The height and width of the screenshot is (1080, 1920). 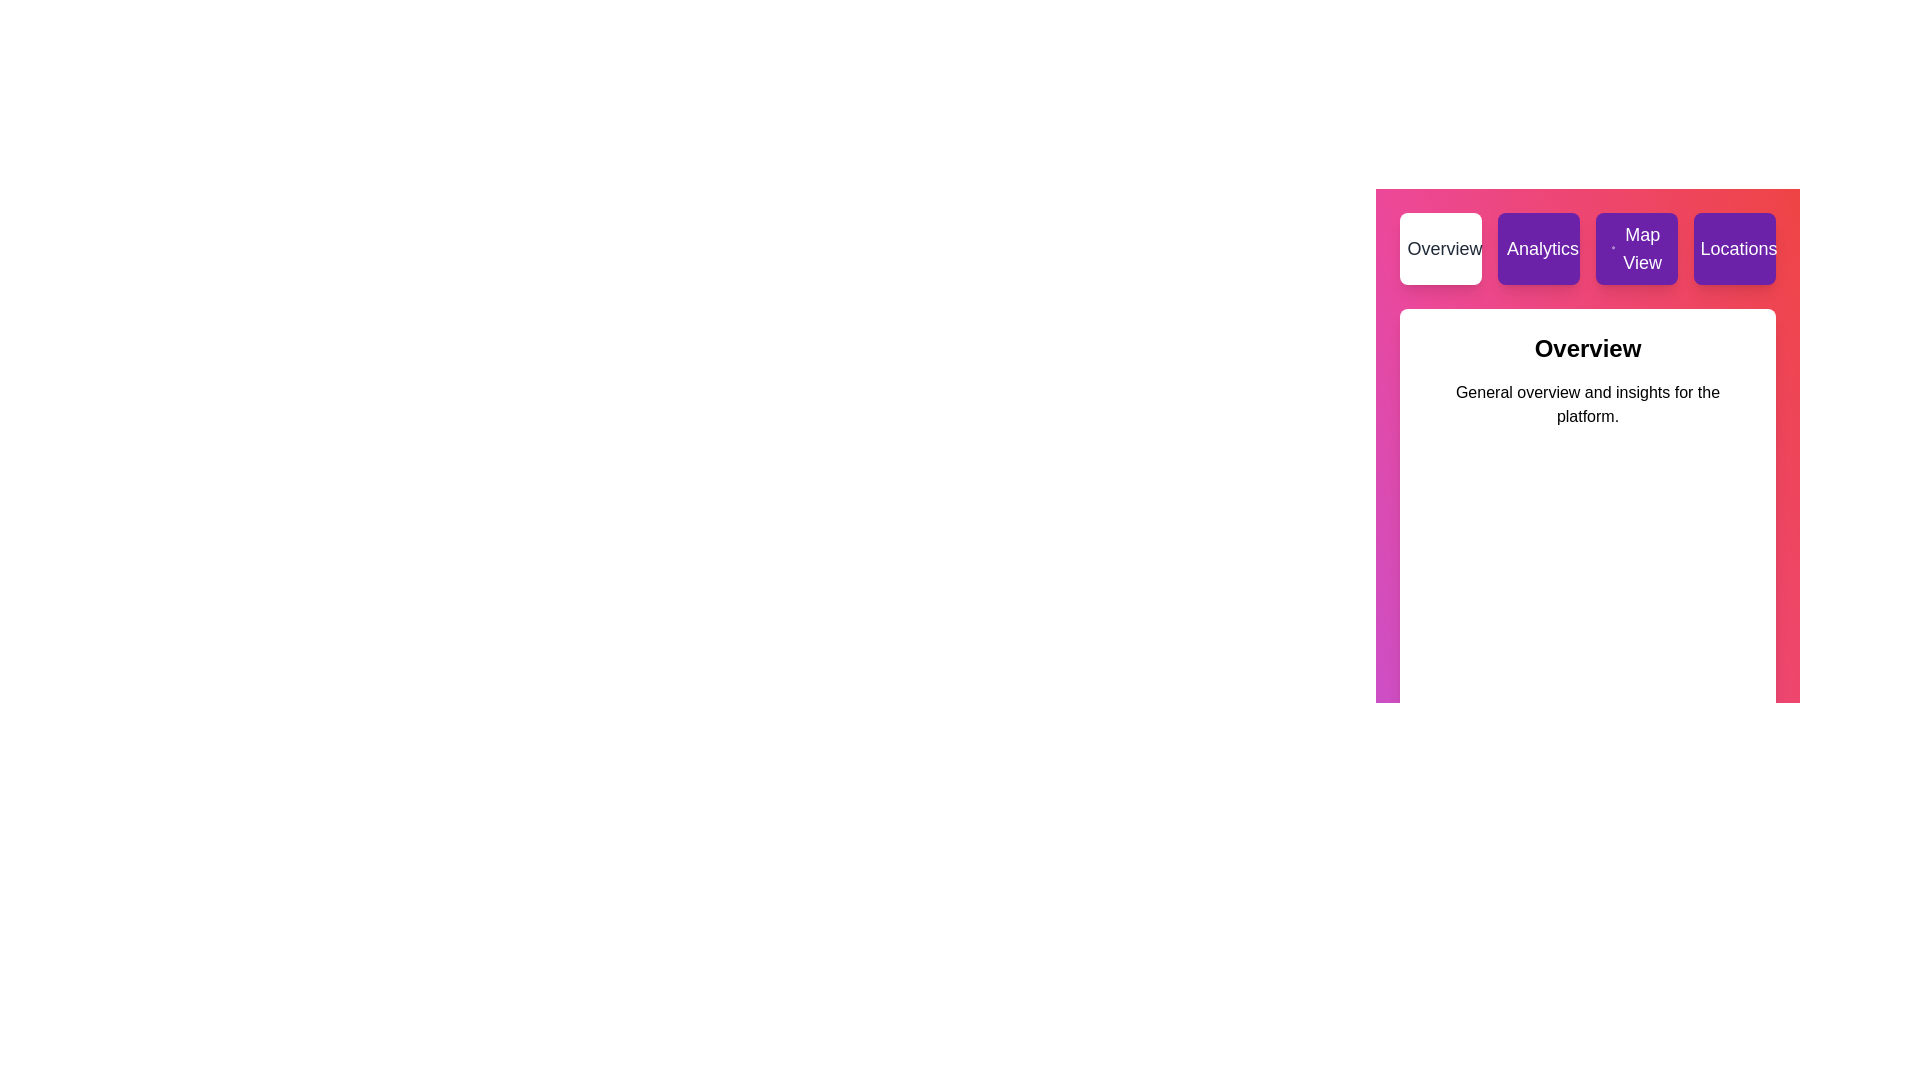 I want to click on the 'Analytics' tab in the navigation bar, so click(x=1587, y=248).